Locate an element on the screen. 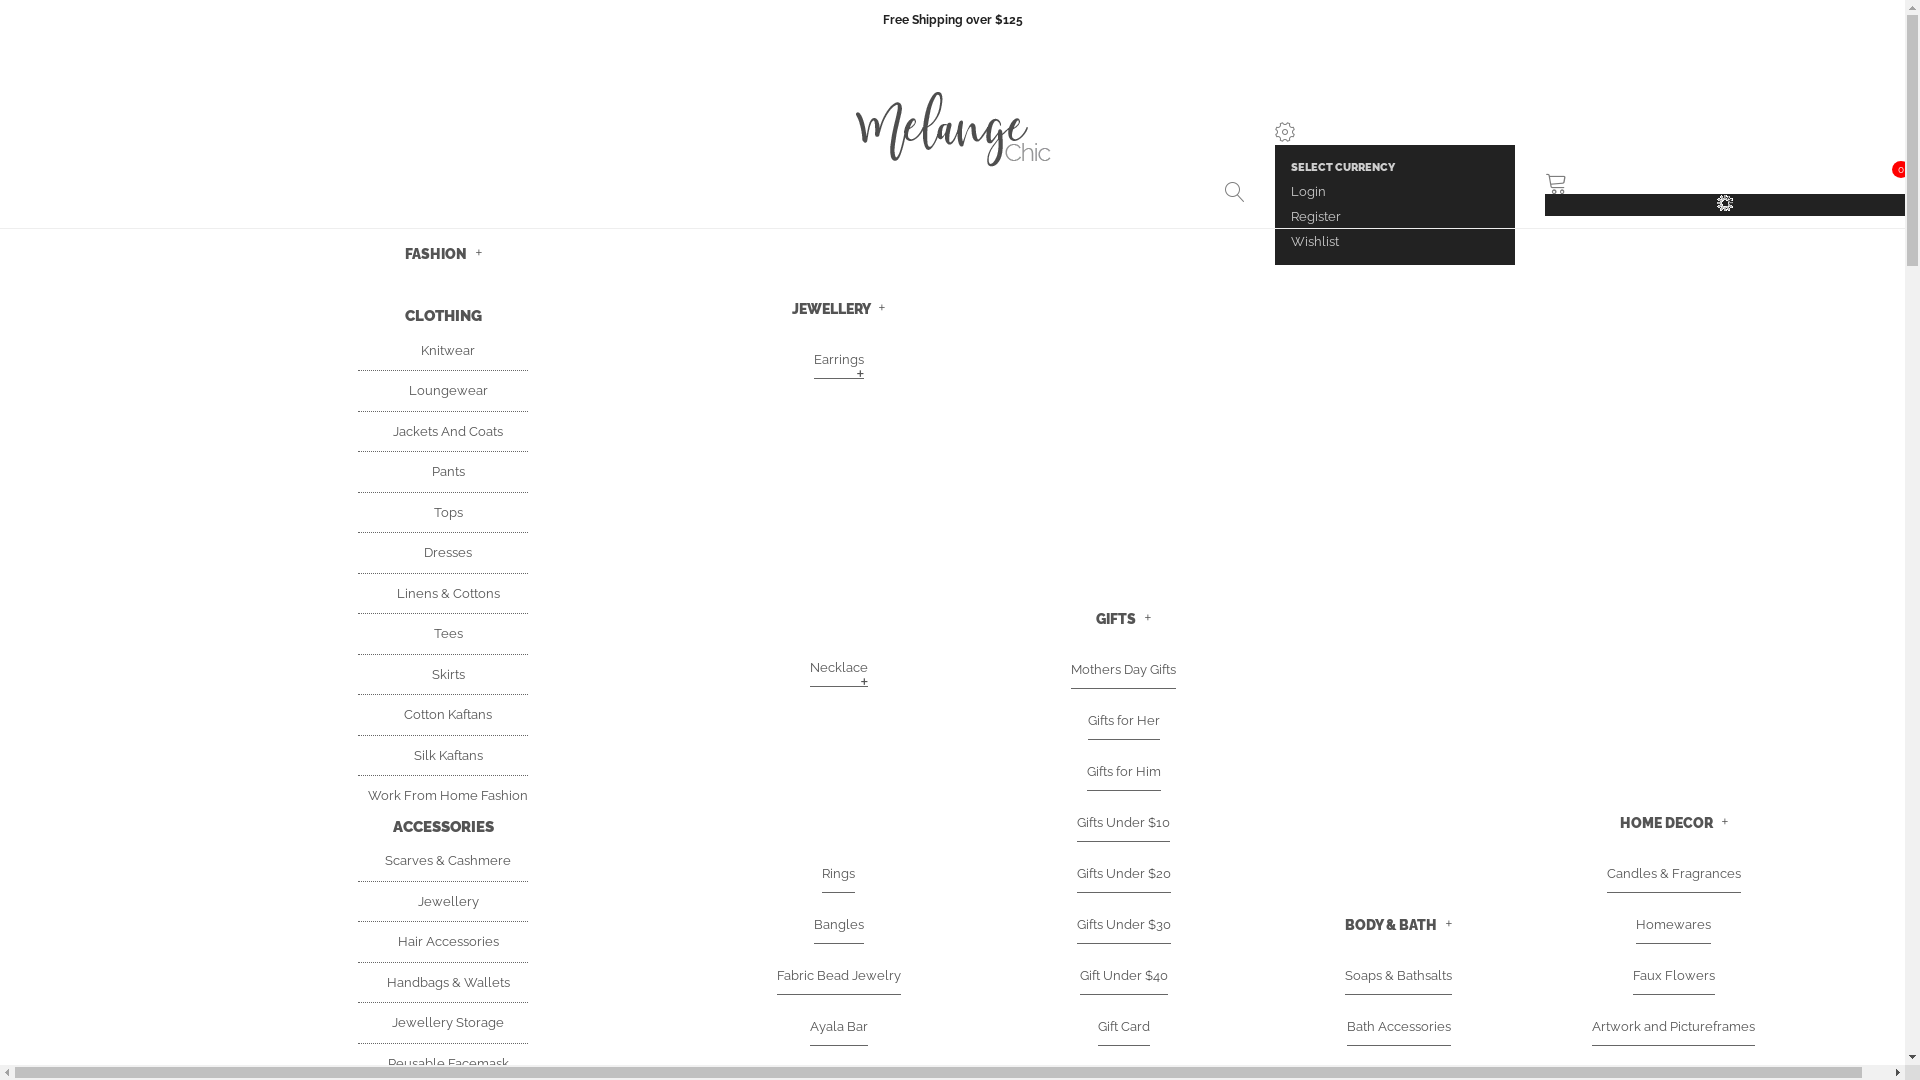 The height and width of the screenshot is (1080, 1920). 'Ayala Bar' is located at coordinates (839, 1026).